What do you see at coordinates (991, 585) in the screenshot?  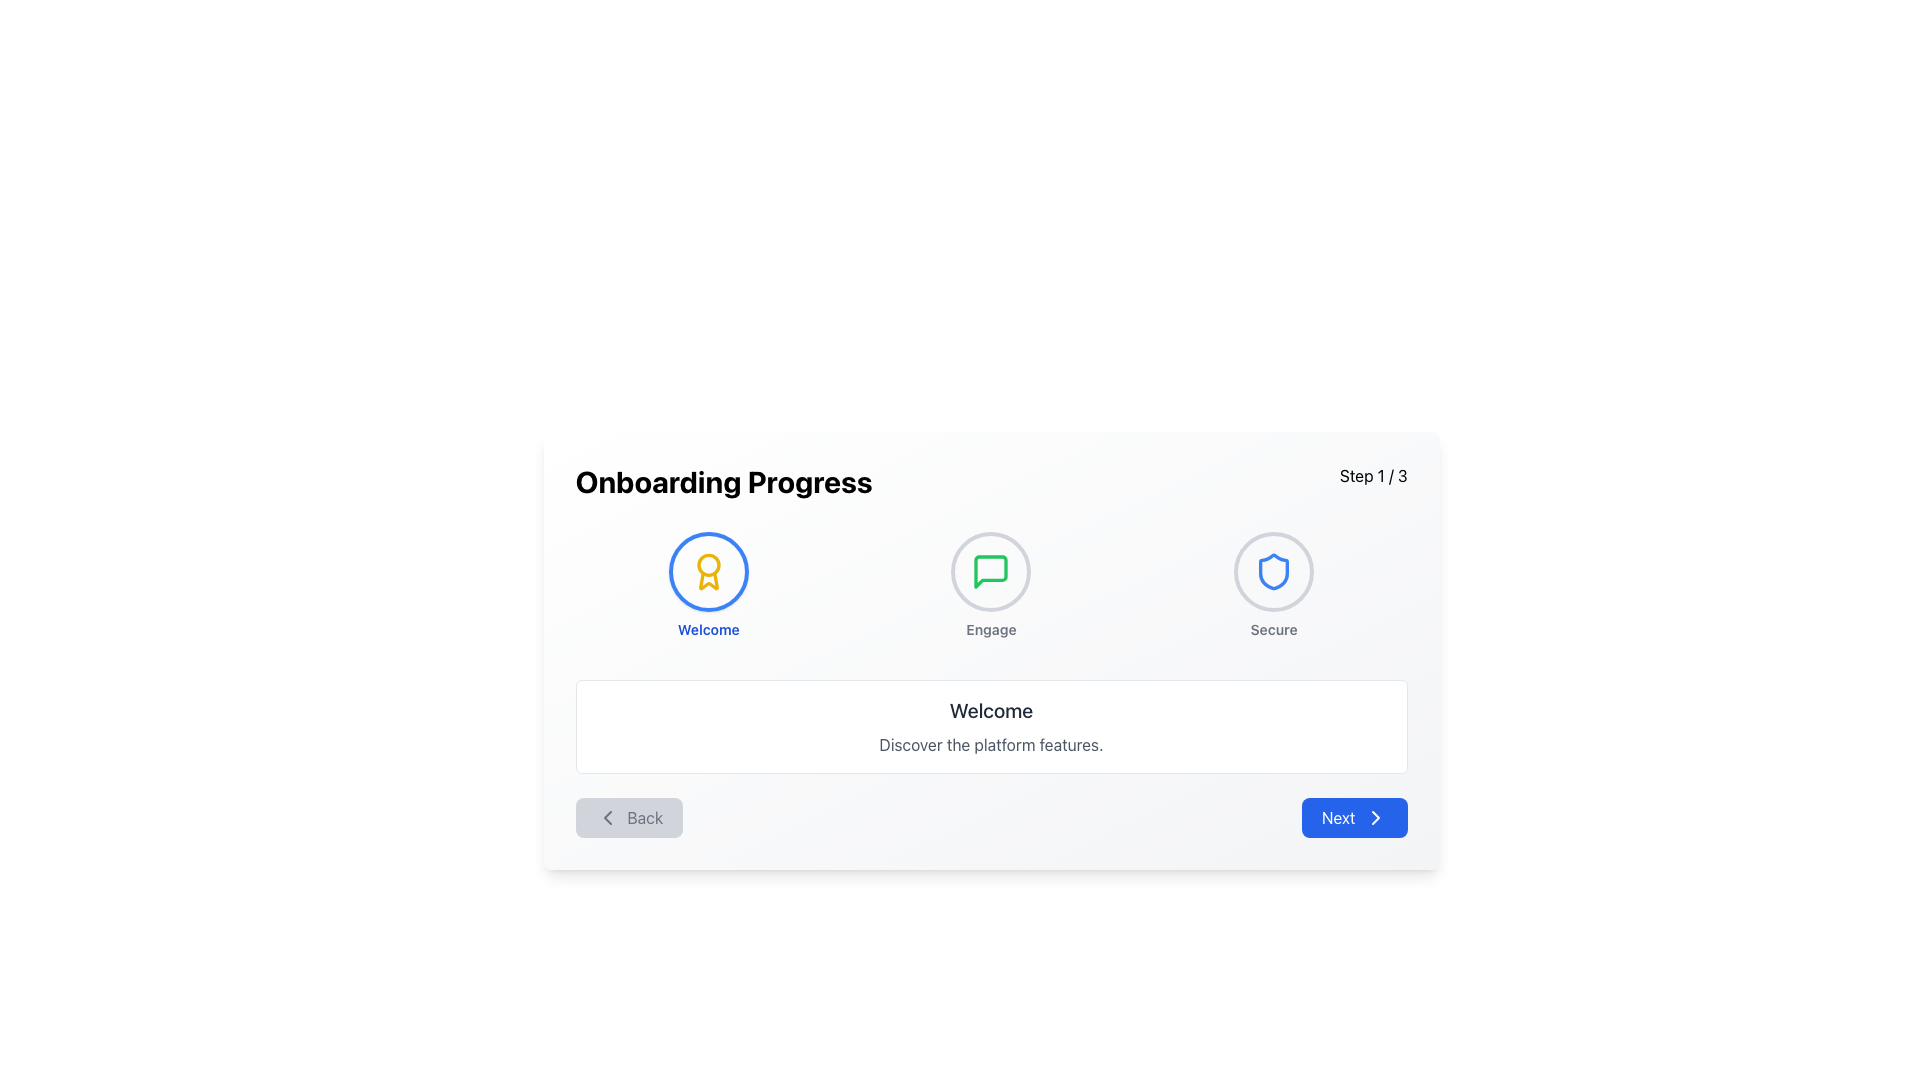 I see `label 'Engage' of the central step indicator element, which is part of a composite component containing three vertically stacked icon-label pairs: 'Welcome,' 'Engage,' and 'Secure.'` at bounding box center [991, 585].